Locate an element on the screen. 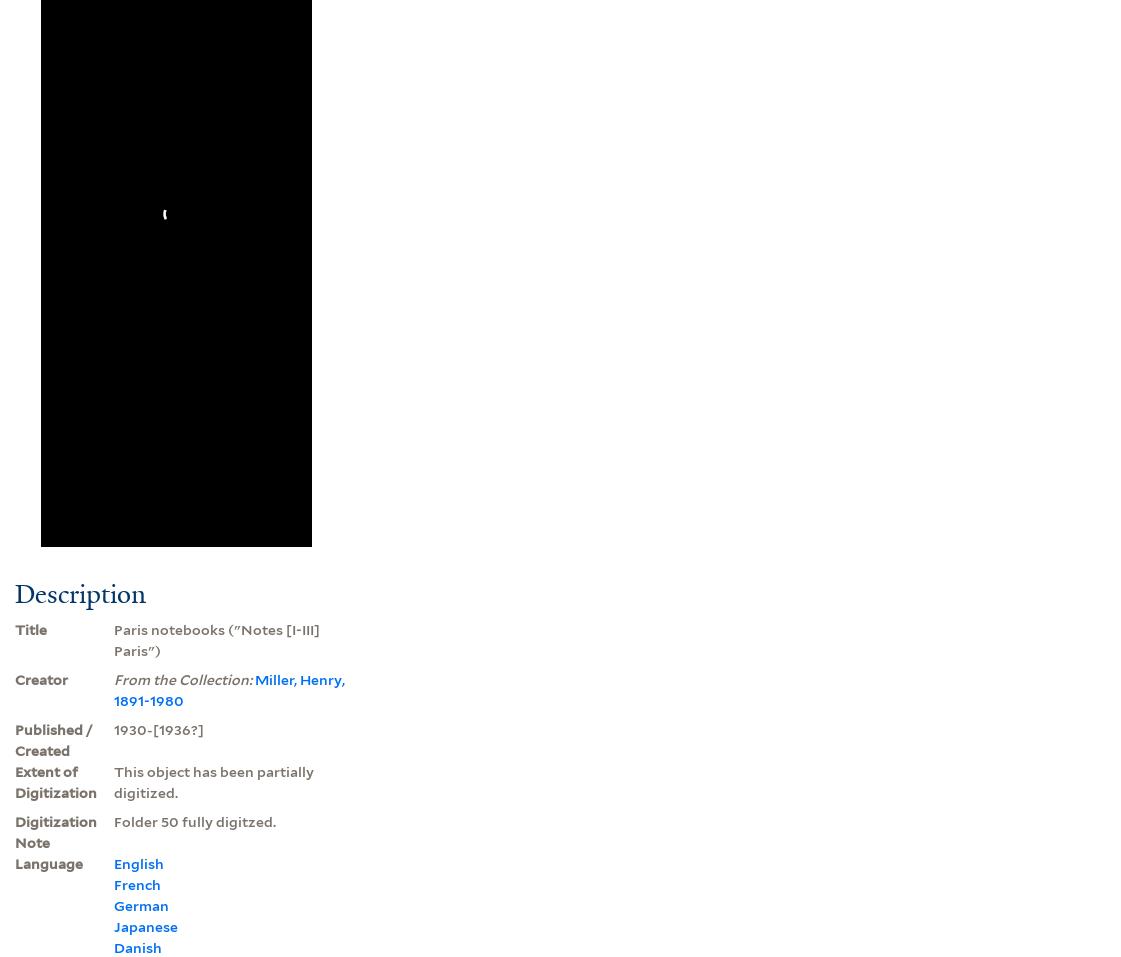  'English' is located at coordinates (113, 863).